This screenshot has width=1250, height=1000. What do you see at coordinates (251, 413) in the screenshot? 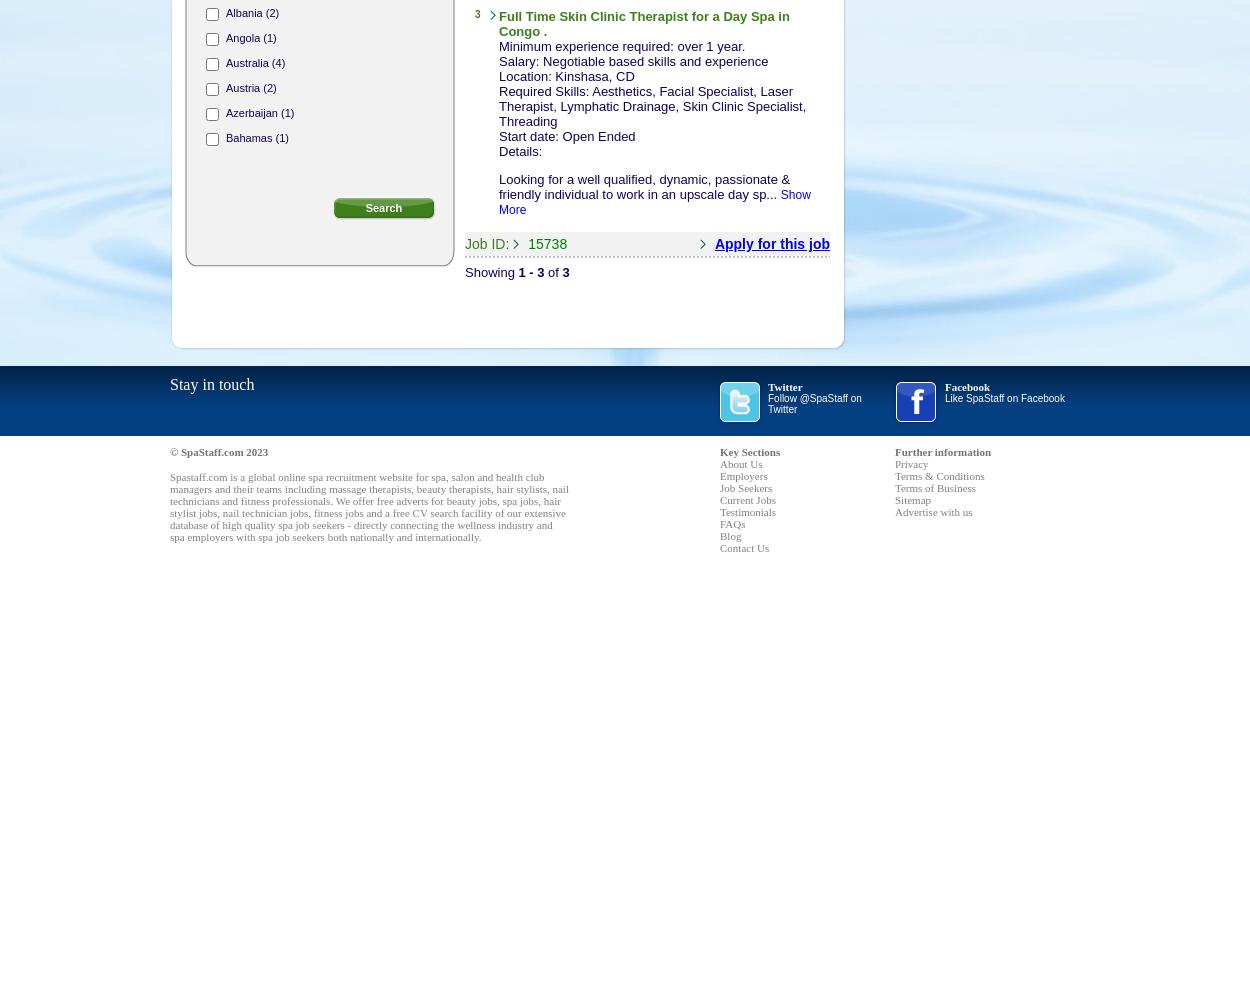
I see `'Croatia (7)'` at bounding box center [251, 413].